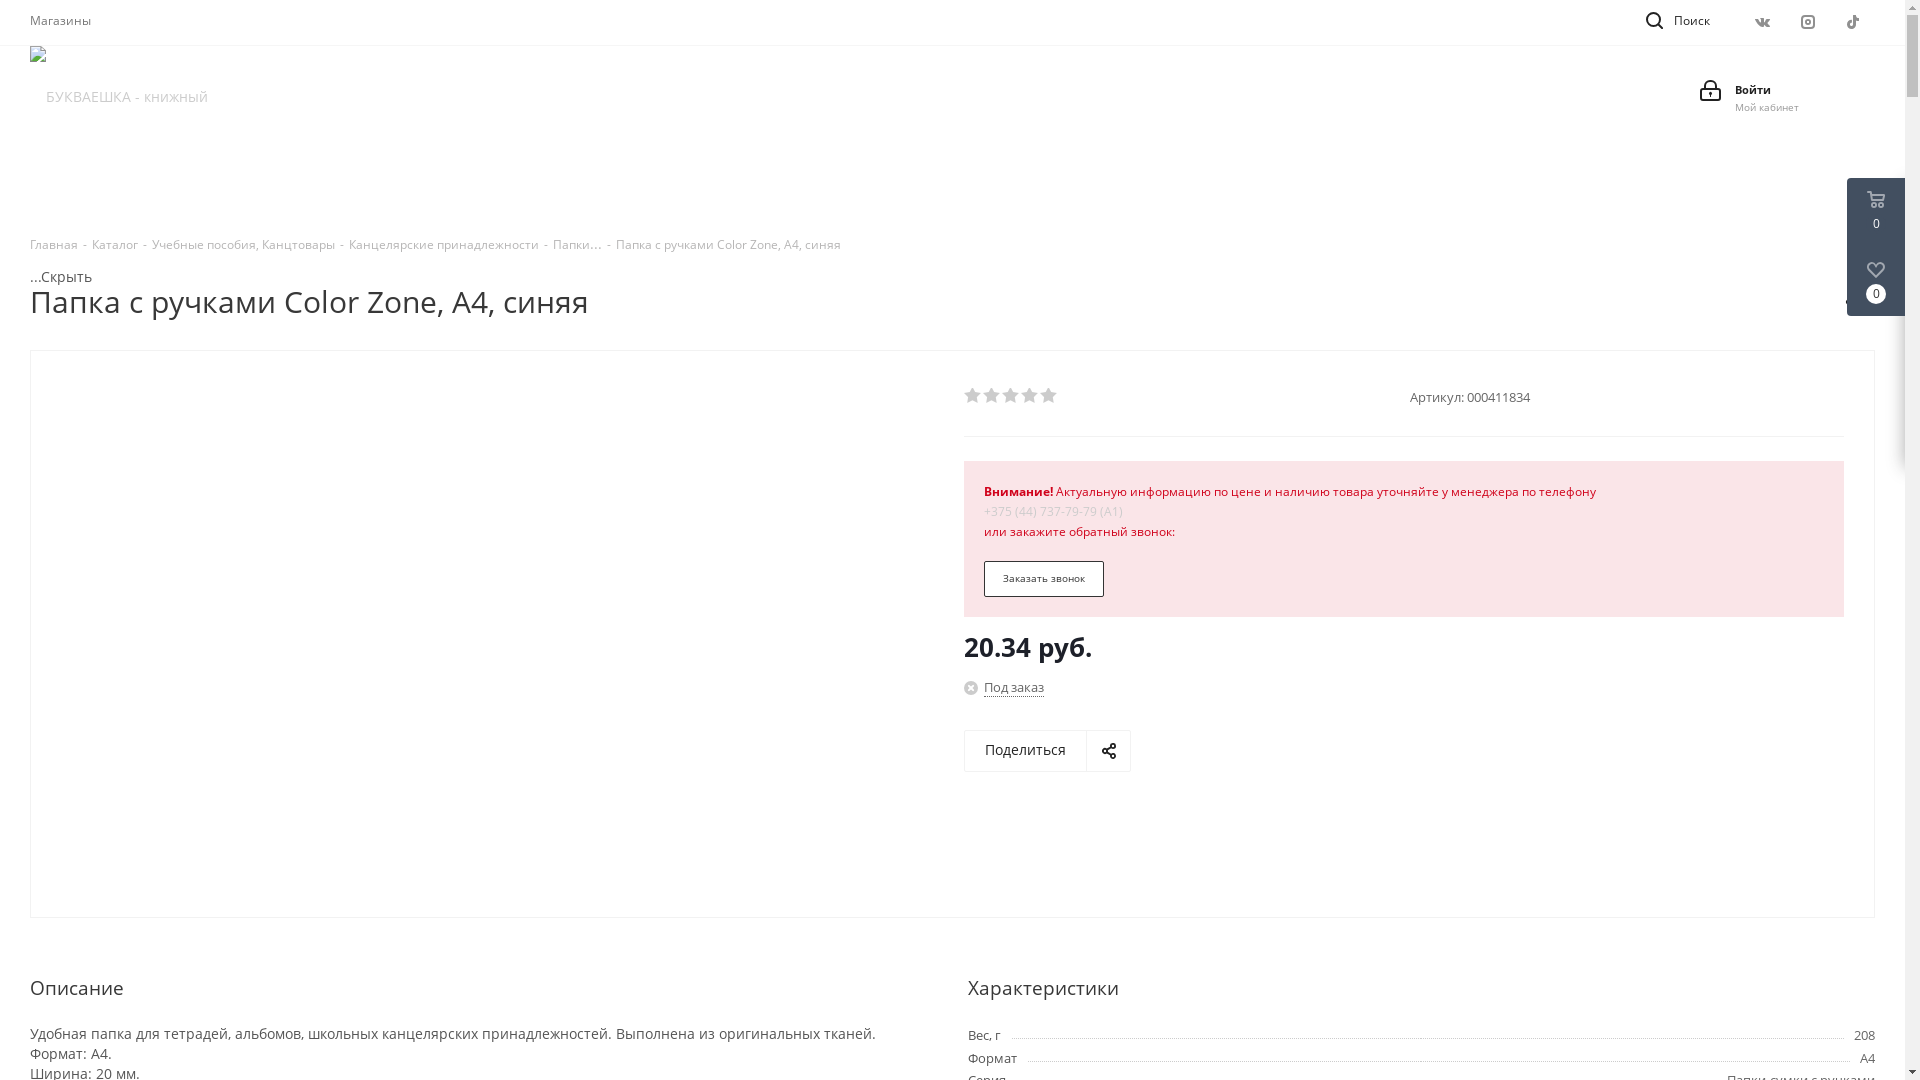 The height and width of the screenshot is (1080, 1920). Describe the element at coordinates (1011, 396) in the screenshot. I see `'3'` at that location.